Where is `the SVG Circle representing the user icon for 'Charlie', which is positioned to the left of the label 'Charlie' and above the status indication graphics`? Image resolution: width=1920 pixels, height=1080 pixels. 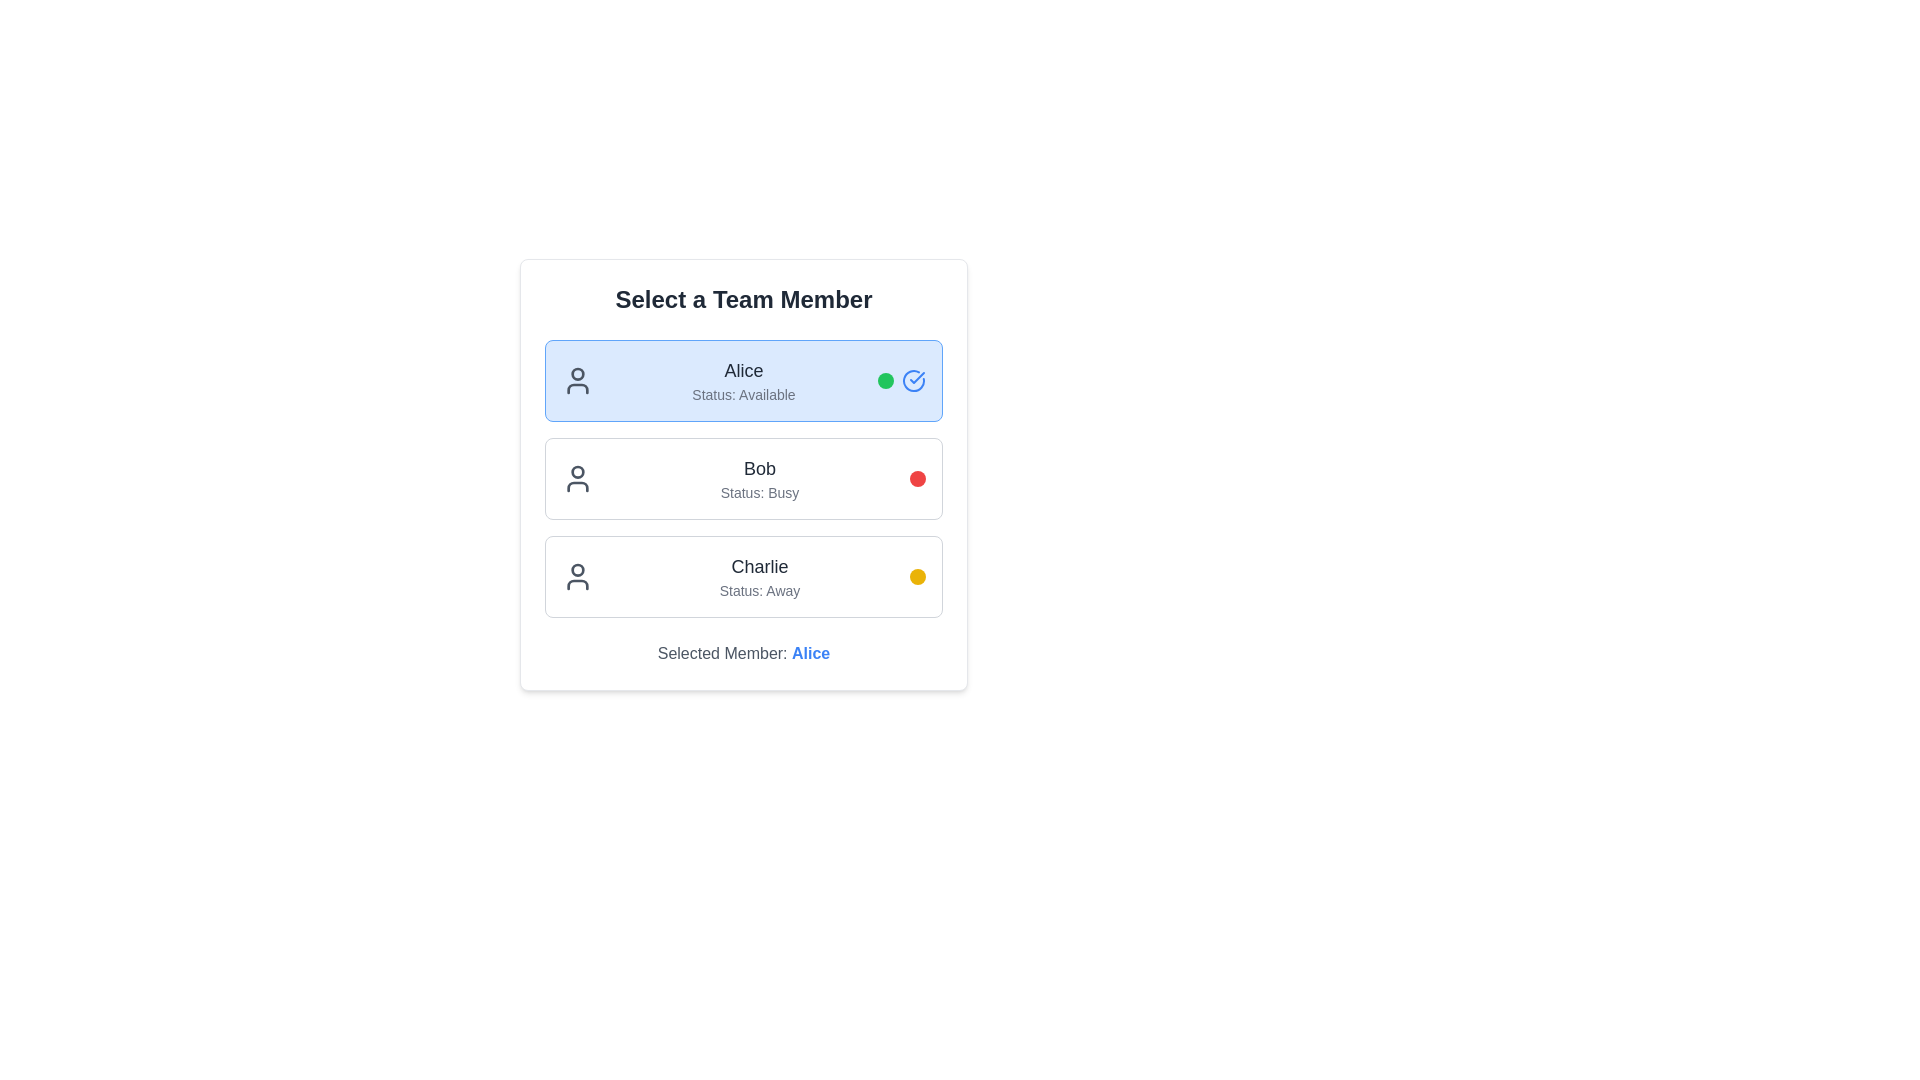
the SVG Circle representing the user icon for 'Charlie', which is positioned to the left of the label 'Charlie' and above the status indication graphics is located at coordinates (576, 570).